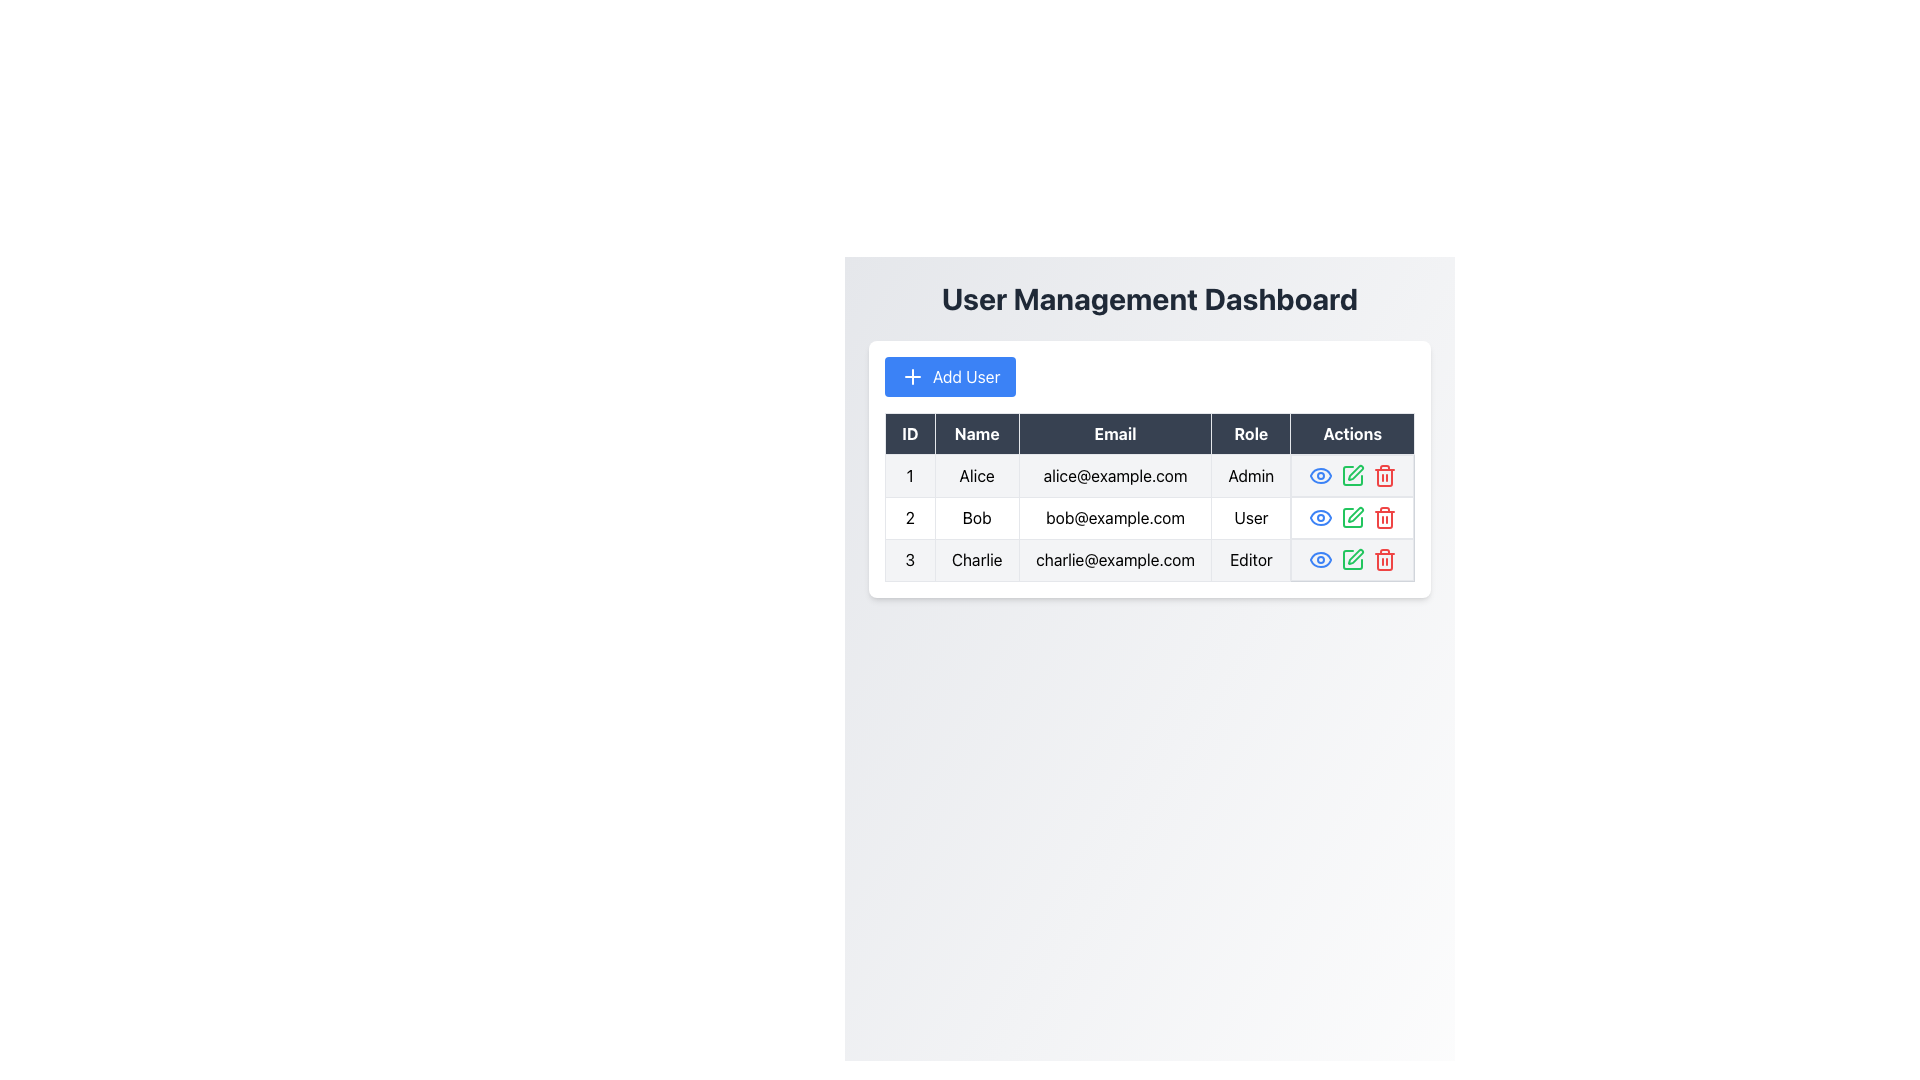 The width and height of the screenshot is (1920, 1080). Describe the element at coordinates (1352, 475) in the screenshot. I see `the edit button in the actions column for user 'Alice'` at that location.